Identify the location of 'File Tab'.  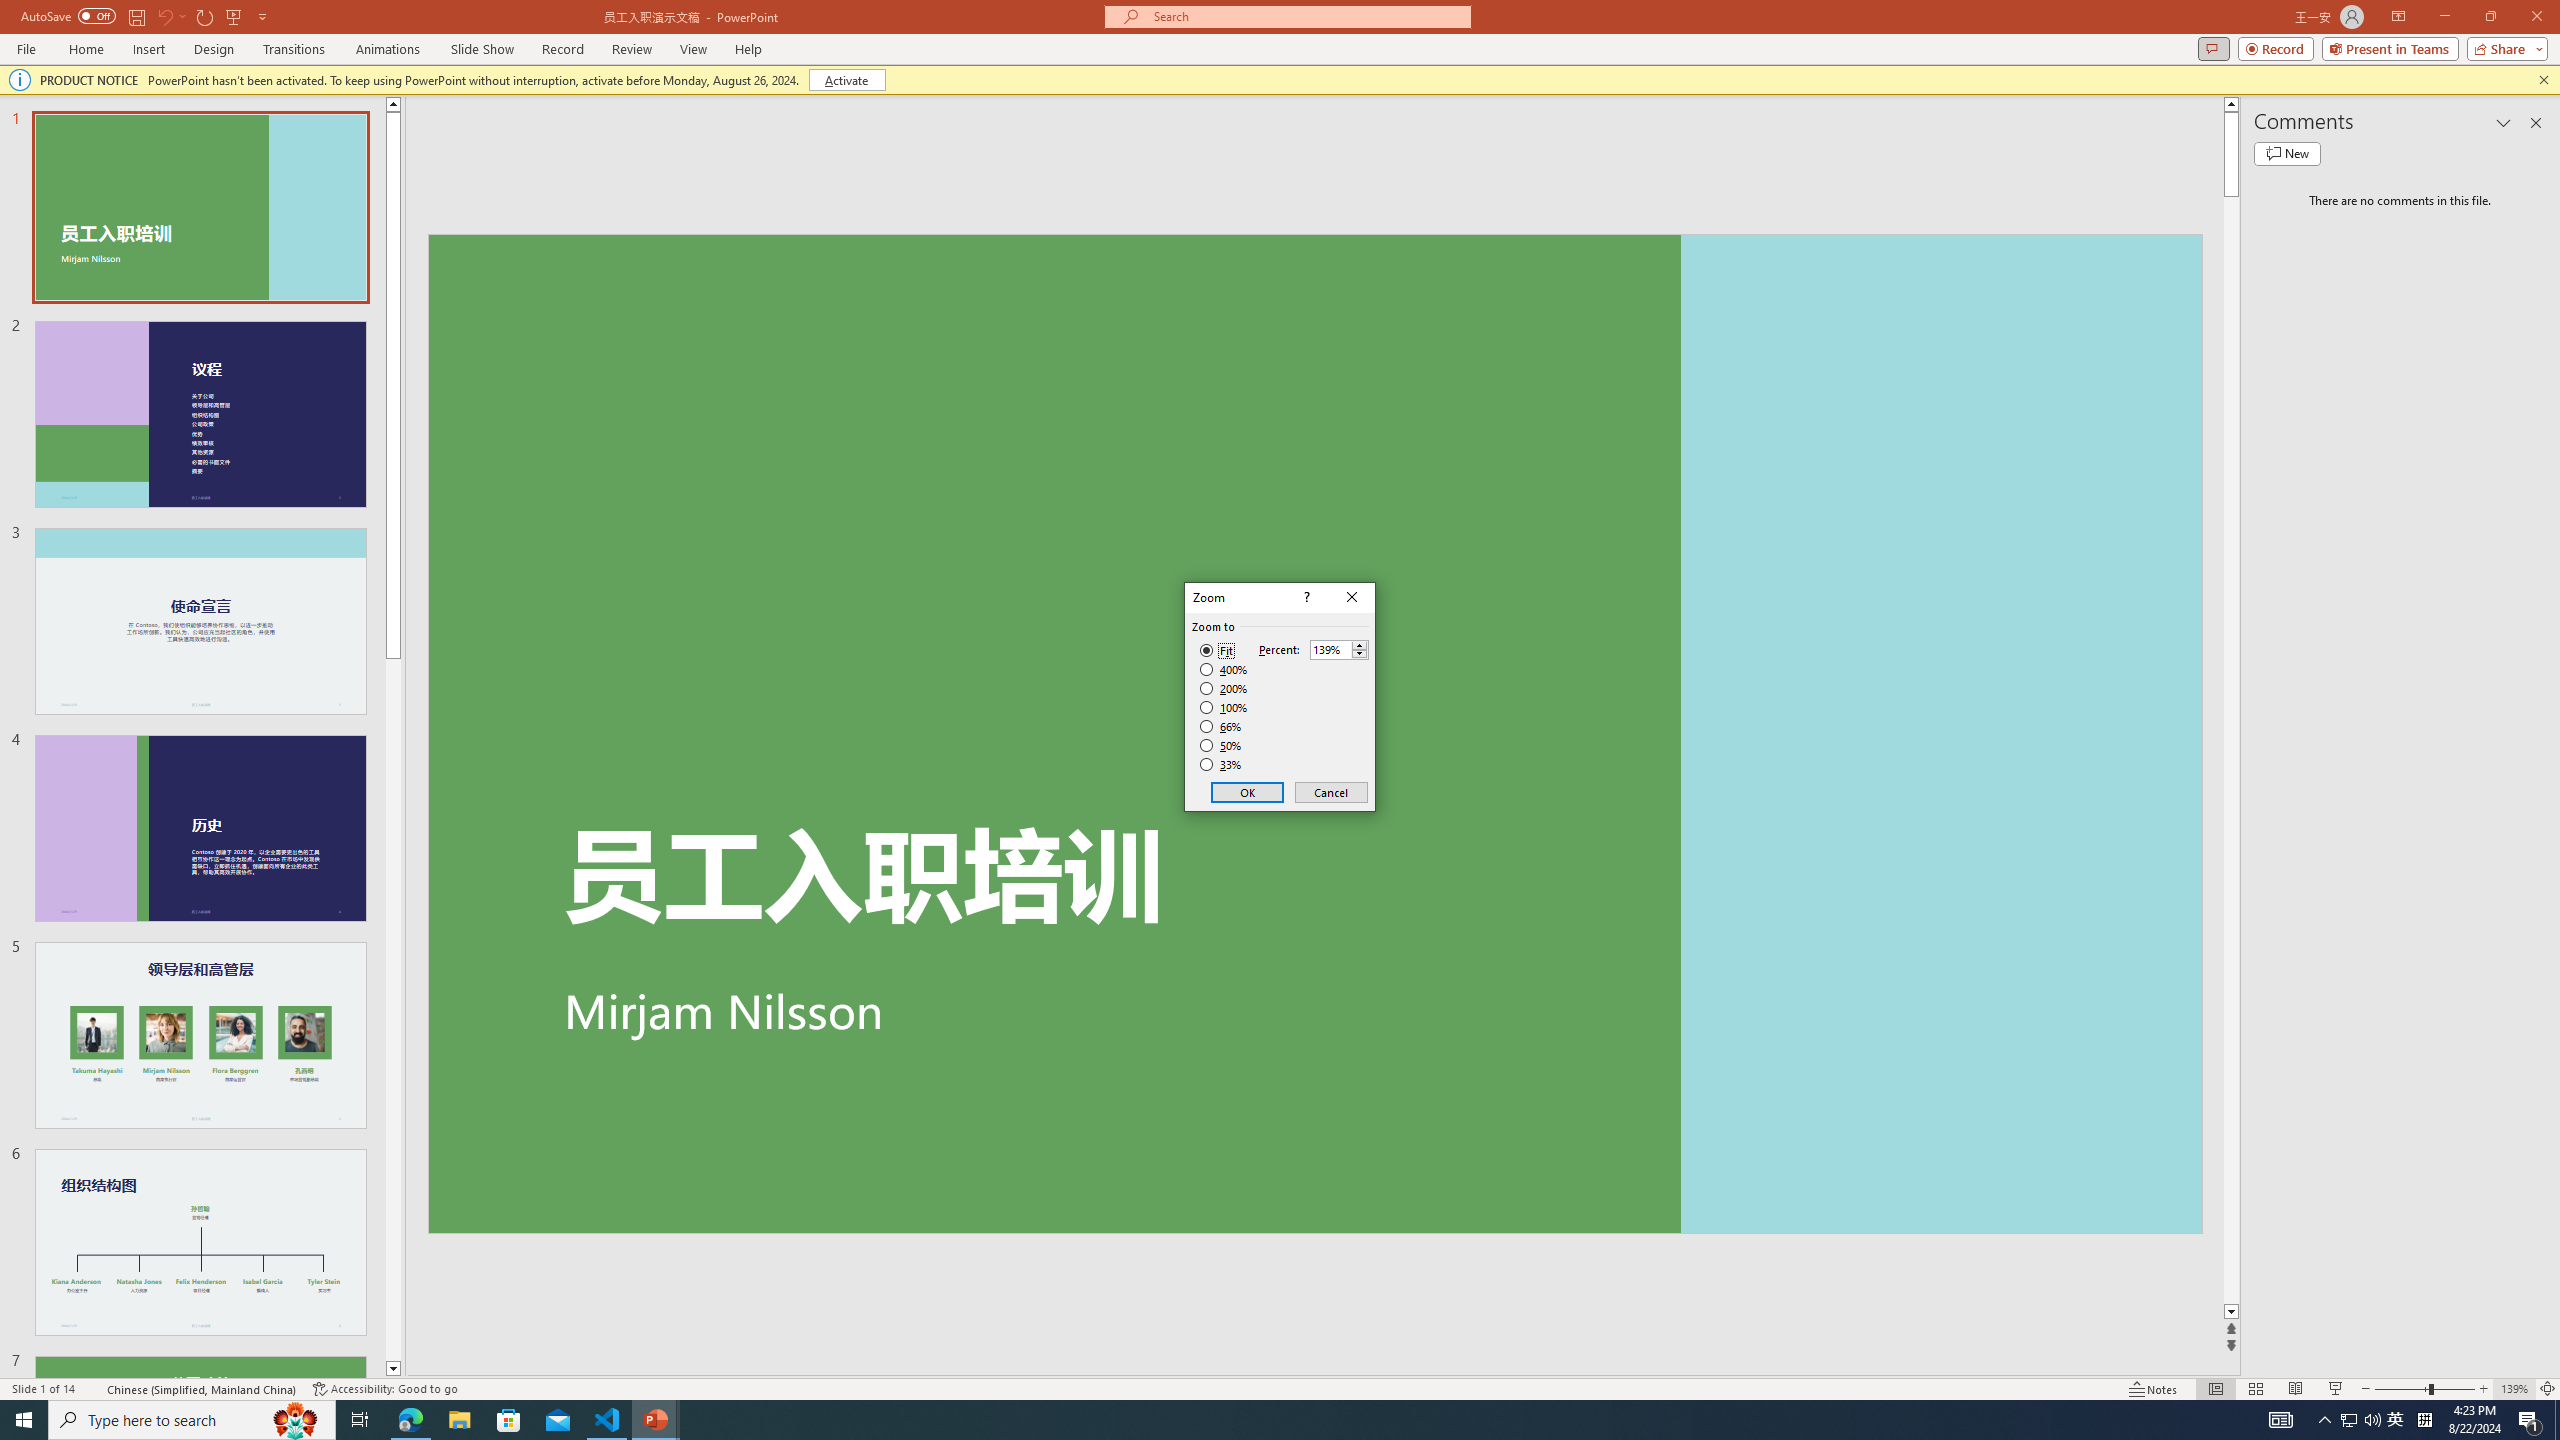
(25, 47).